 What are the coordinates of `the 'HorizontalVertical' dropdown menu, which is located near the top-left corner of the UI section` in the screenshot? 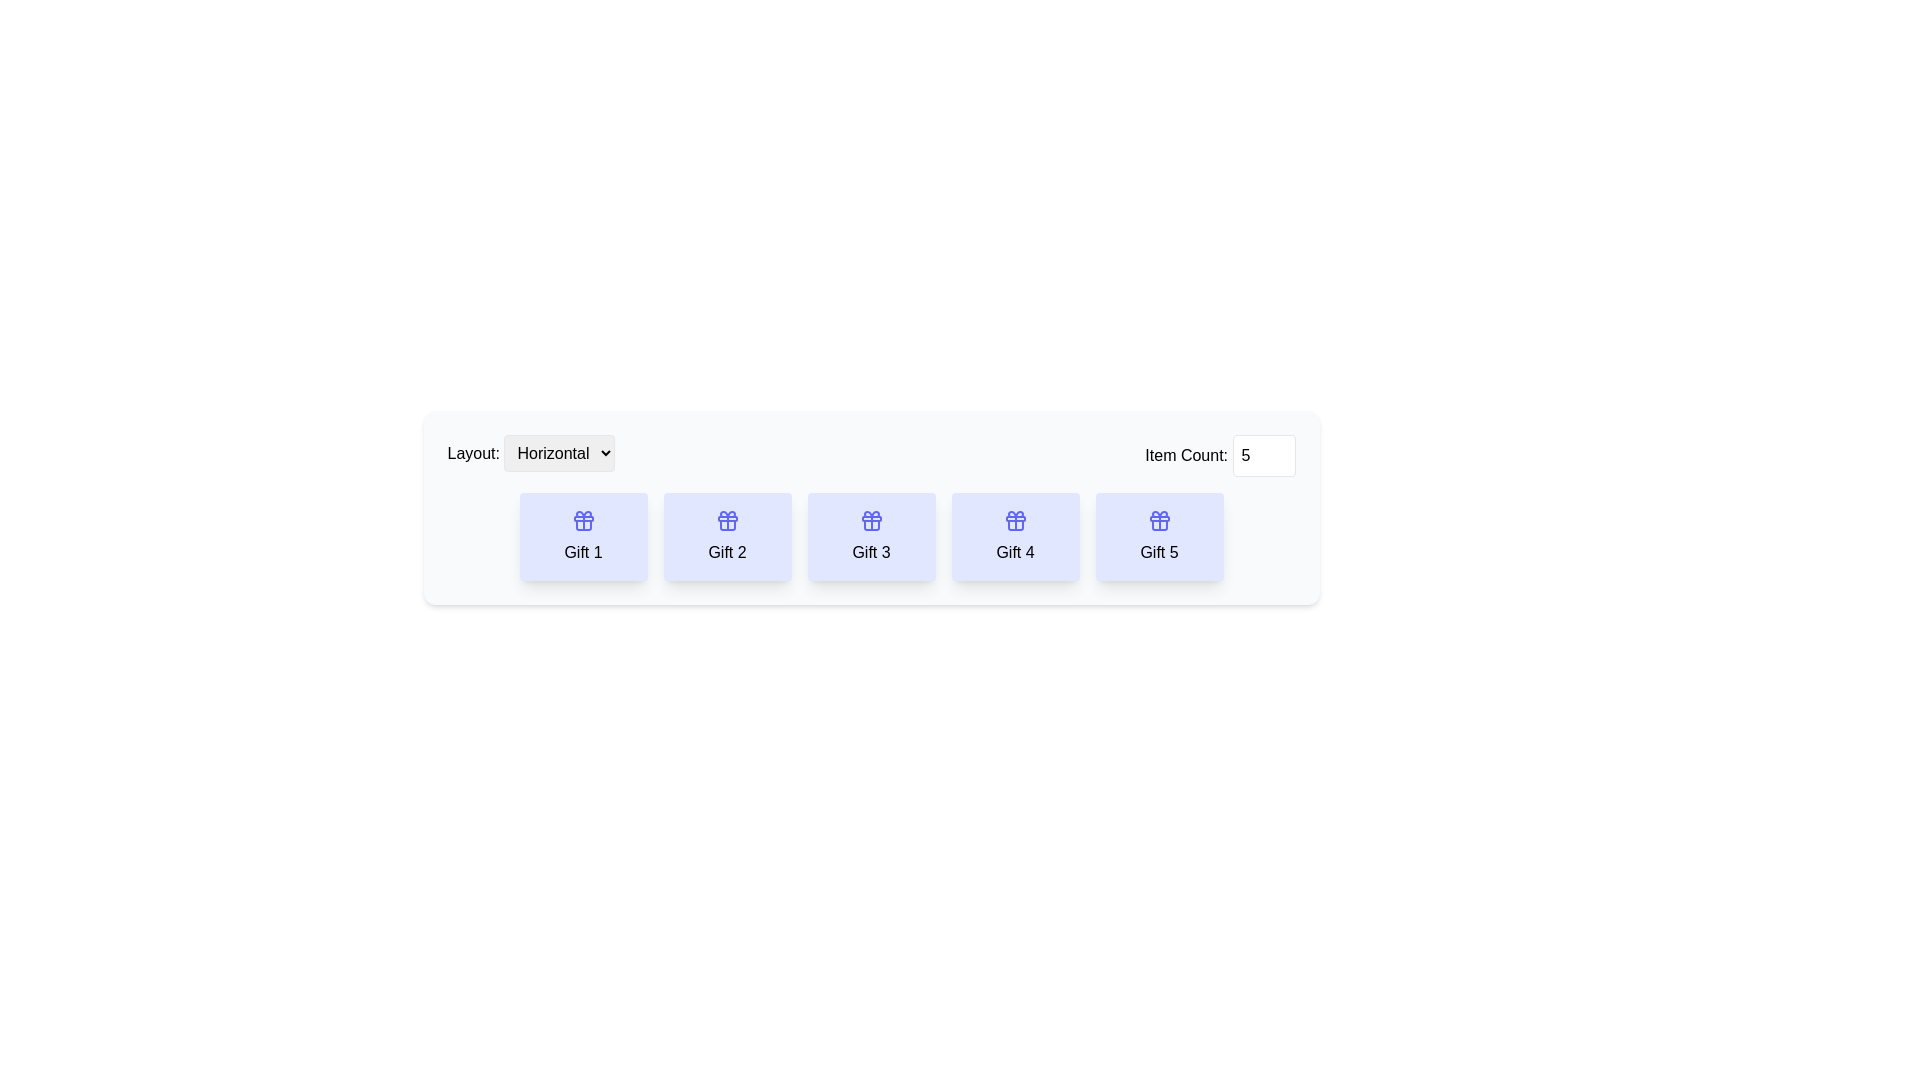 It's located at (559, 453).